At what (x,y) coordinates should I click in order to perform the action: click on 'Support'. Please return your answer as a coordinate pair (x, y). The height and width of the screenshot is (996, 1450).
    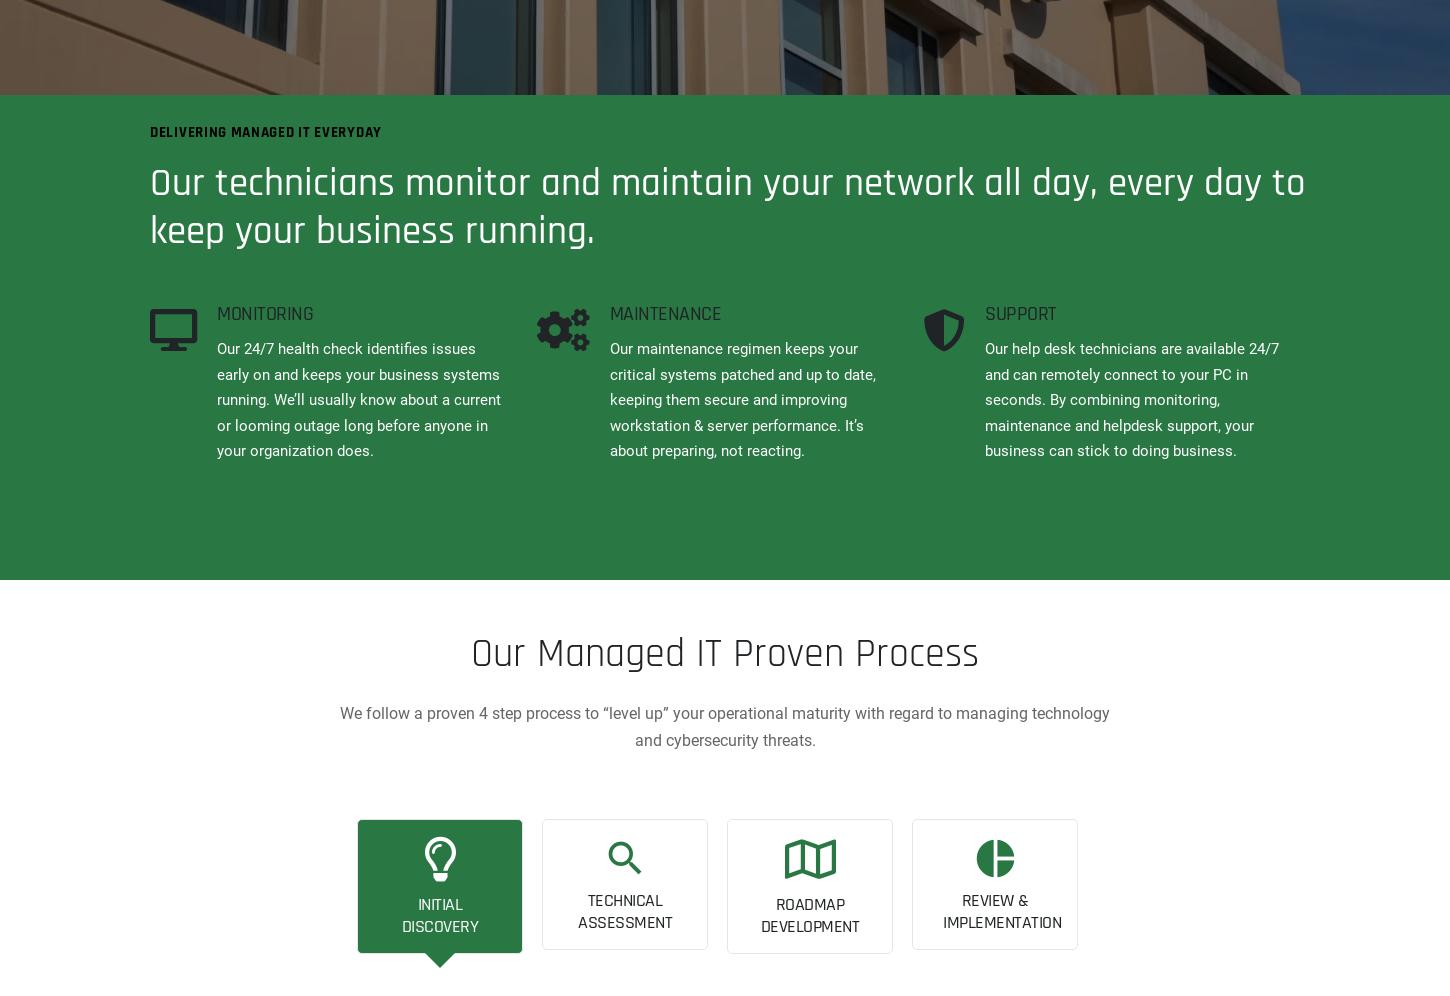
    Looking at the image, I should click on (1020, 313).